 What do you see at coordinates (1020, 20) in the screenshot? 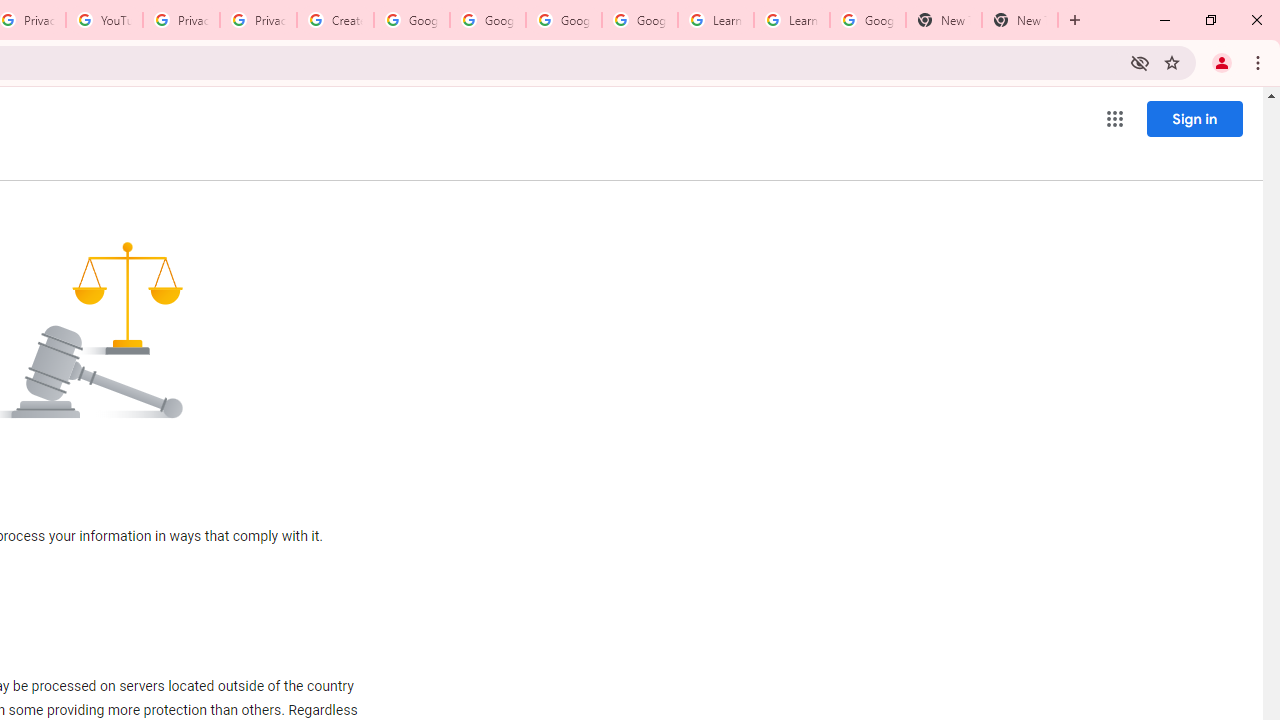
I see `'New Tab'` at bounding box center [1020, 20].